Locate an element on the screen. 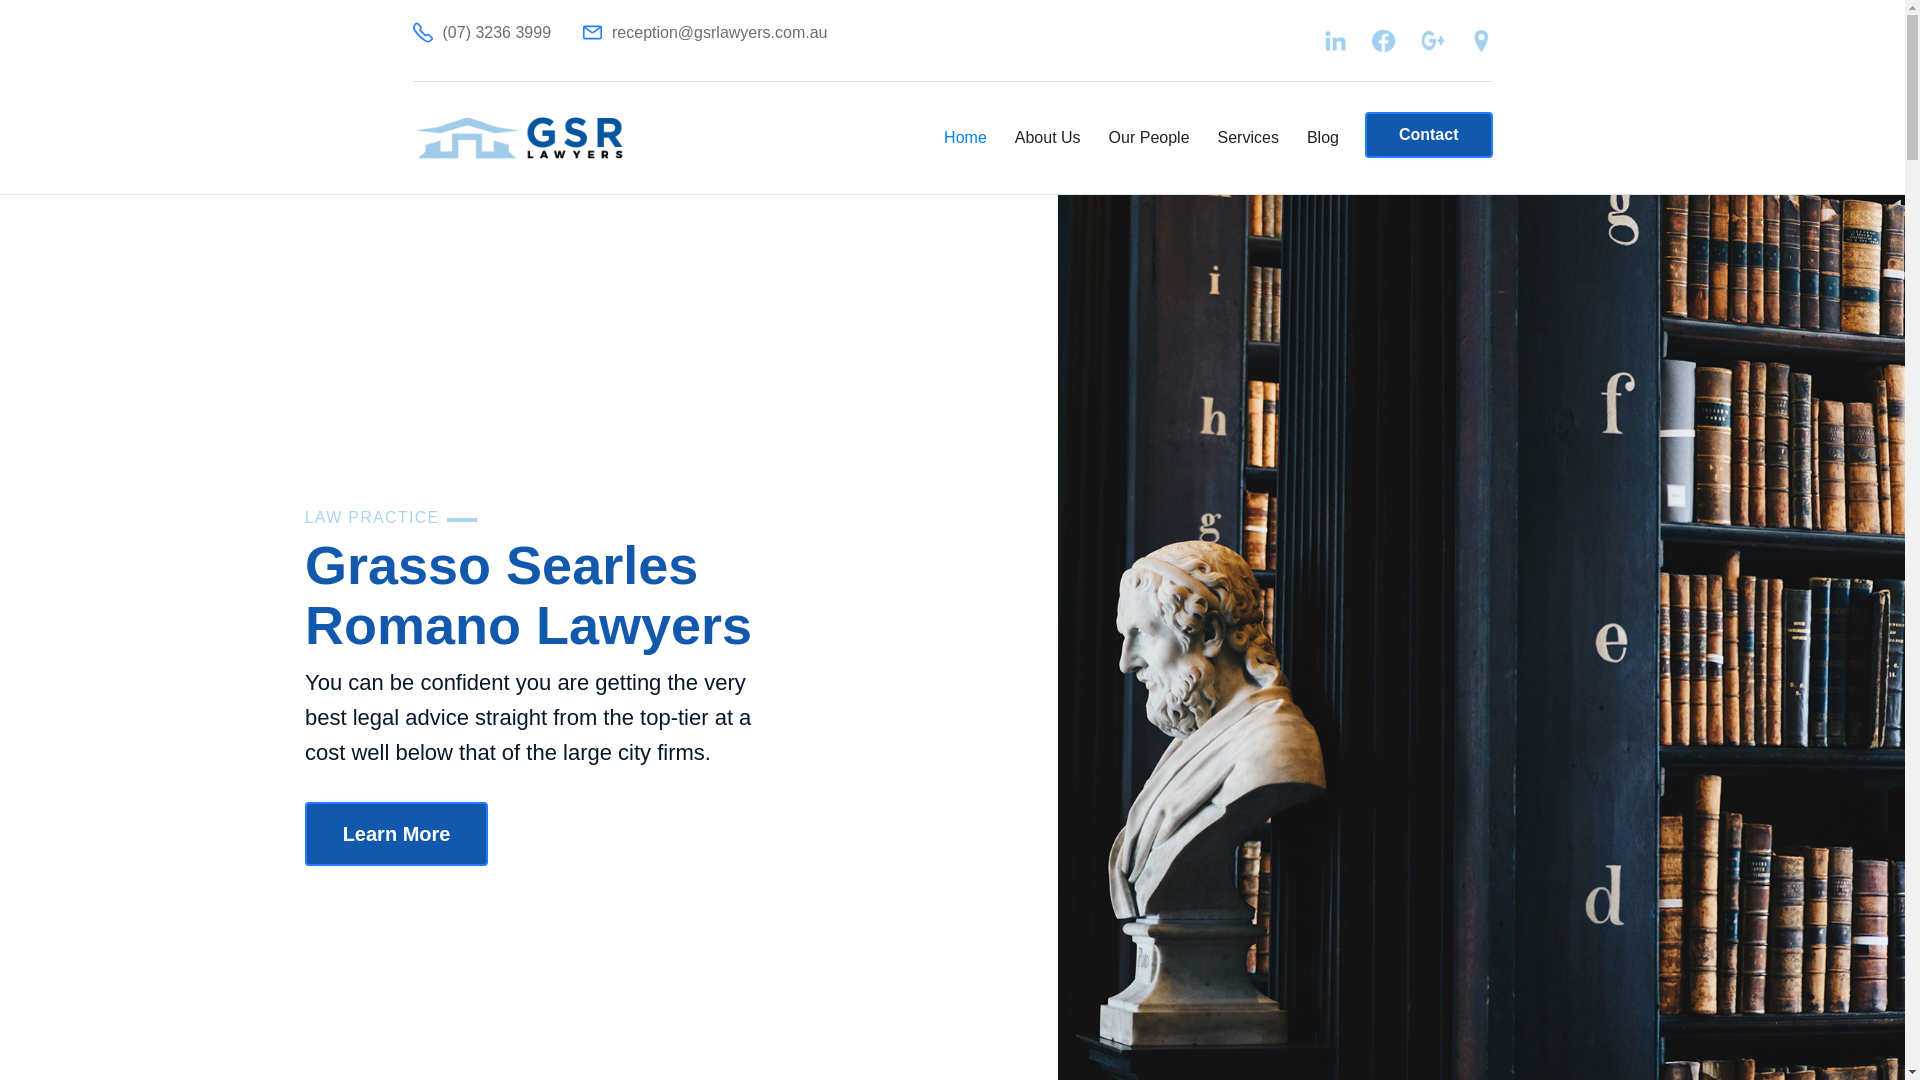 The image size is (1920, 1080). 'Blog' is located at coordinates (1323, 137).